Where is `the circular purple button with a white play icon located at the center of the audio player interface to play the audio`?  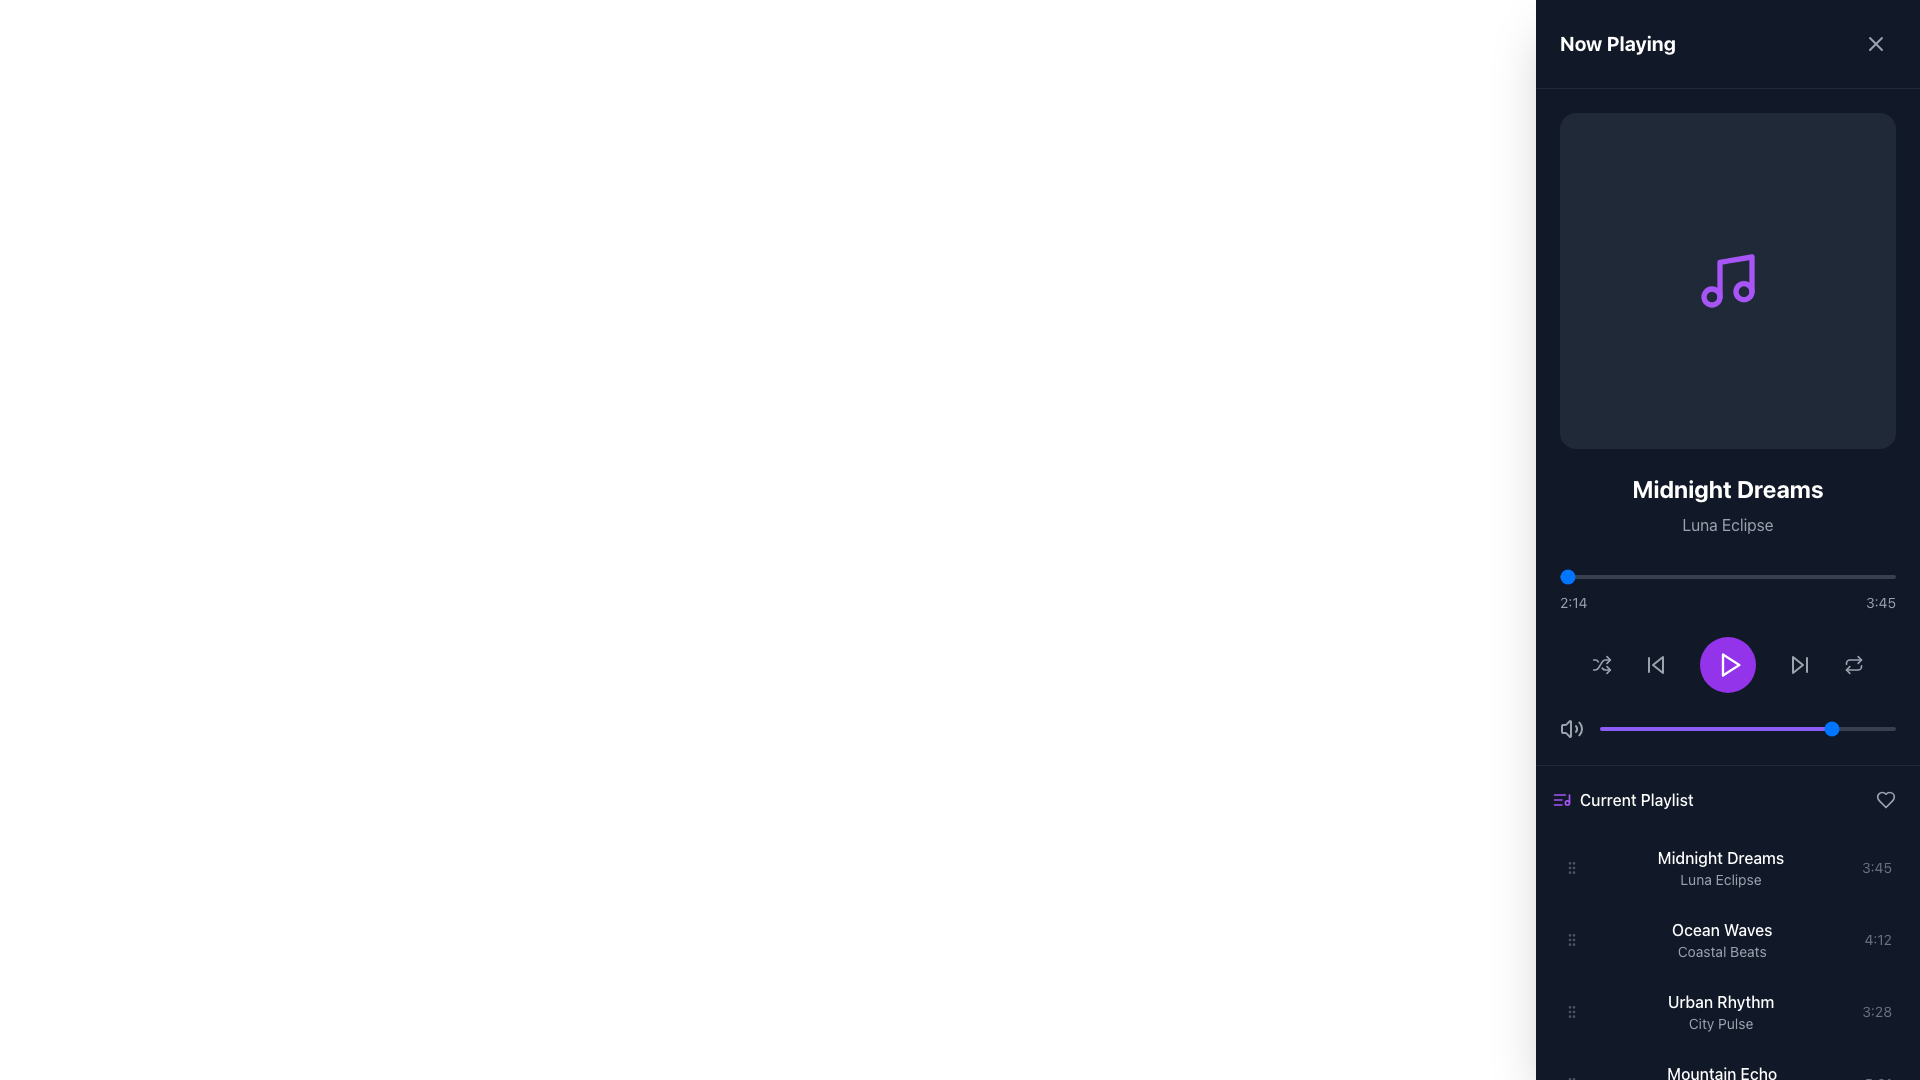
the circular purple button with a white play icon located at the center of the audio player interface to play the audio is located at coordinates (1727, 664).